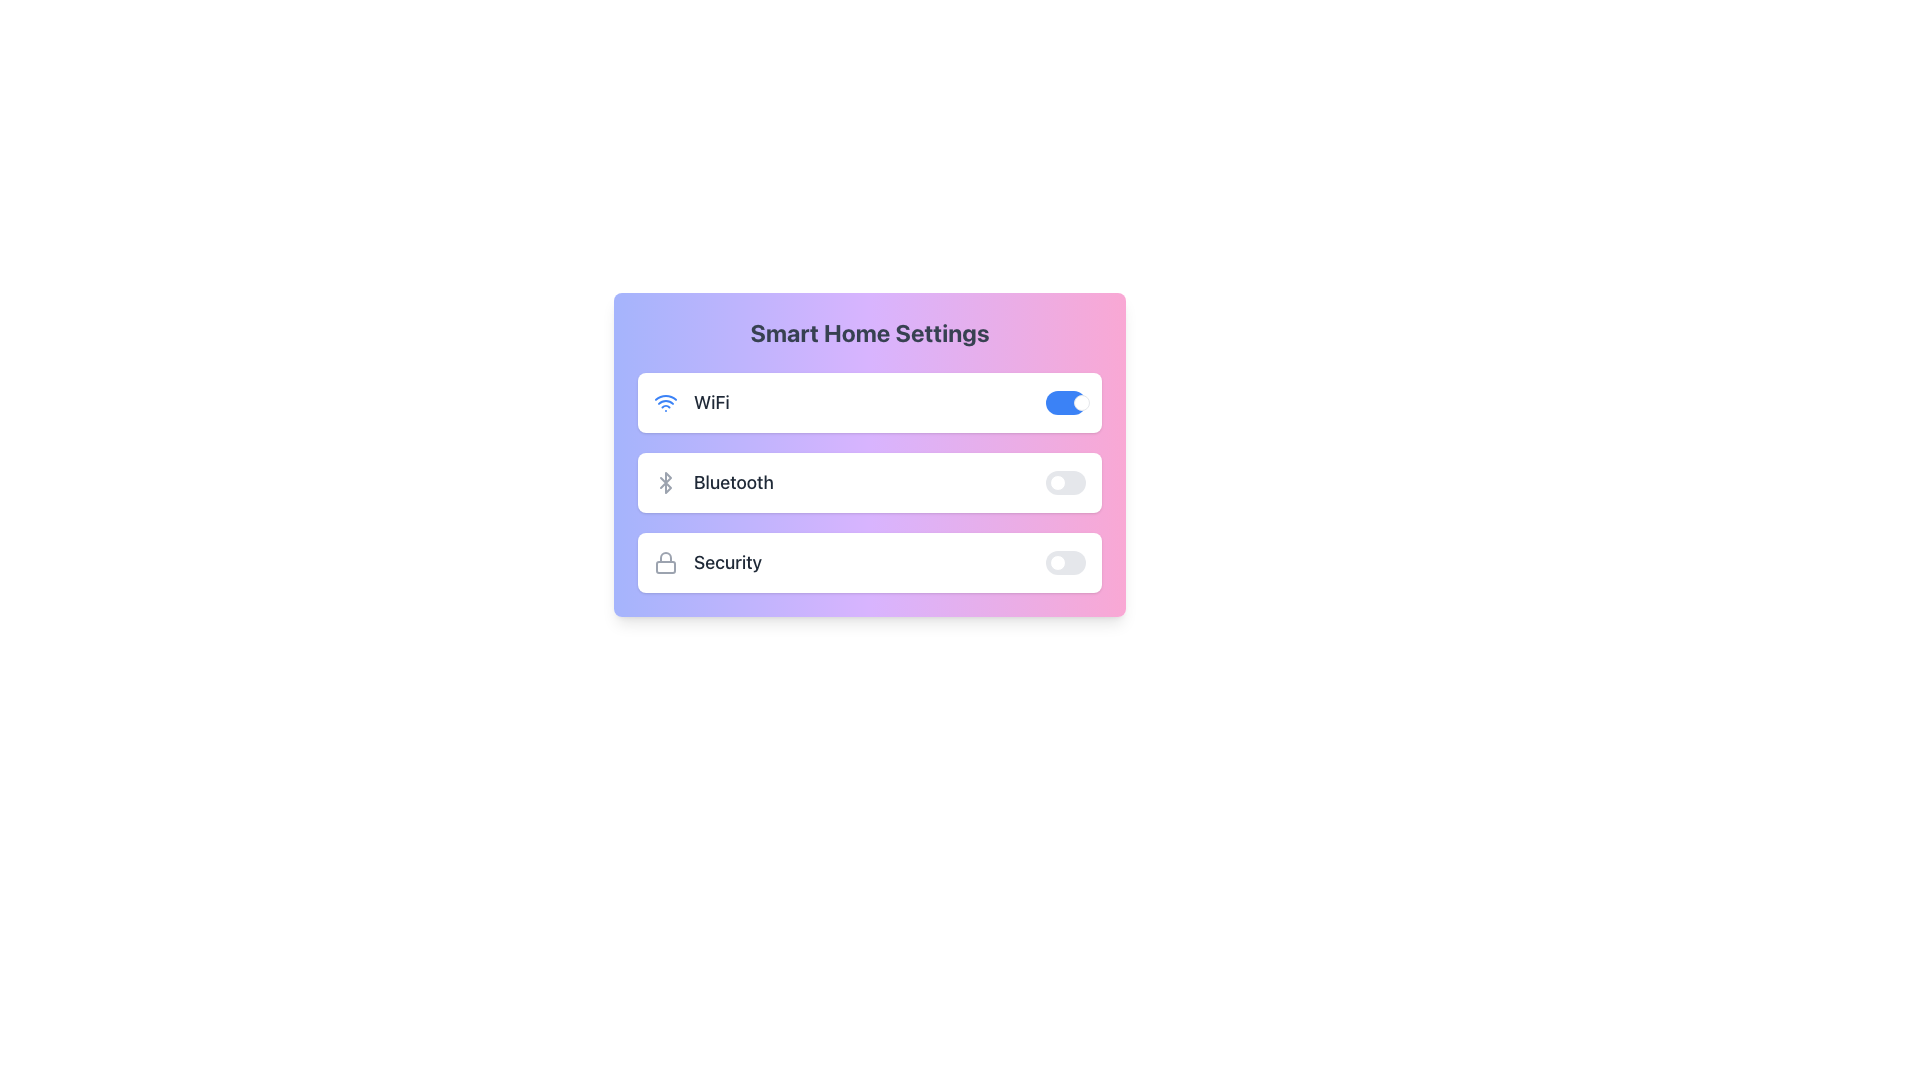 This screenshot has width=1920, height=1080. I want to click on the toggle switch knob for the 'Bluetooth' setting in the 'Smart Home Settings' panel, so click(1056, 482).